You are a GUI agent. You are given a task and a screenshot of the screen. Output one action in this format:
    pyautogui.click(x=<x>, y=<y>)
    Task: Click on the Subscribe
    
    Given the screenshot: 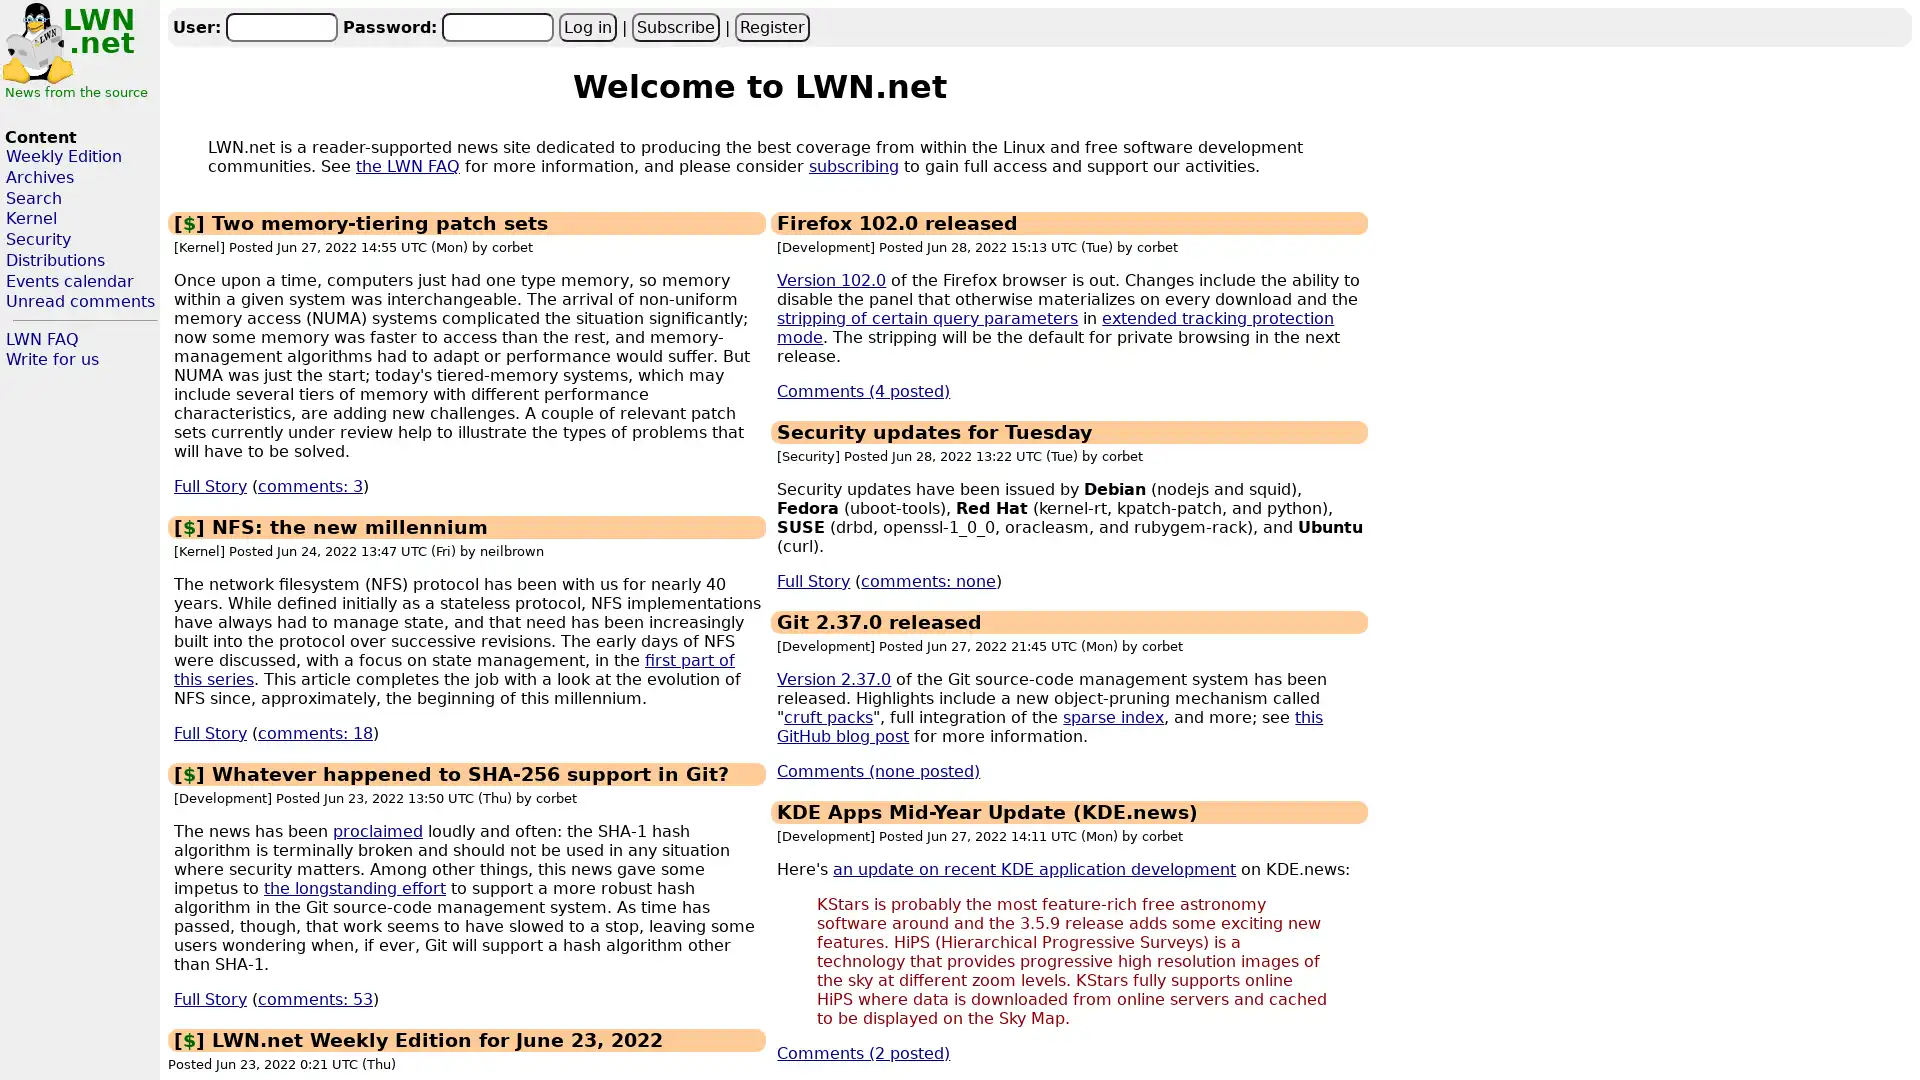 What is the action you would take?
    pyautogui.click(x=675, y=26)
    